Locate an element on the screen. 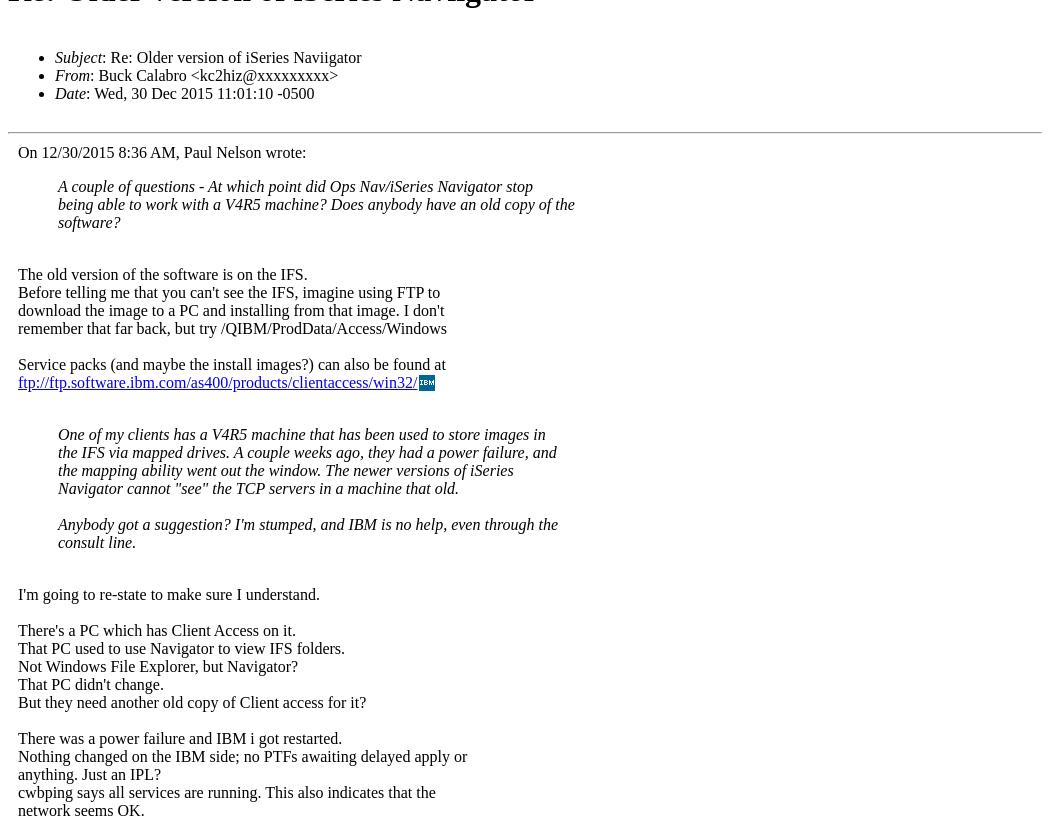 The height and width of the screenshot is (828, 1050). 'network seems OK.' is located at coordinates (80, 809).